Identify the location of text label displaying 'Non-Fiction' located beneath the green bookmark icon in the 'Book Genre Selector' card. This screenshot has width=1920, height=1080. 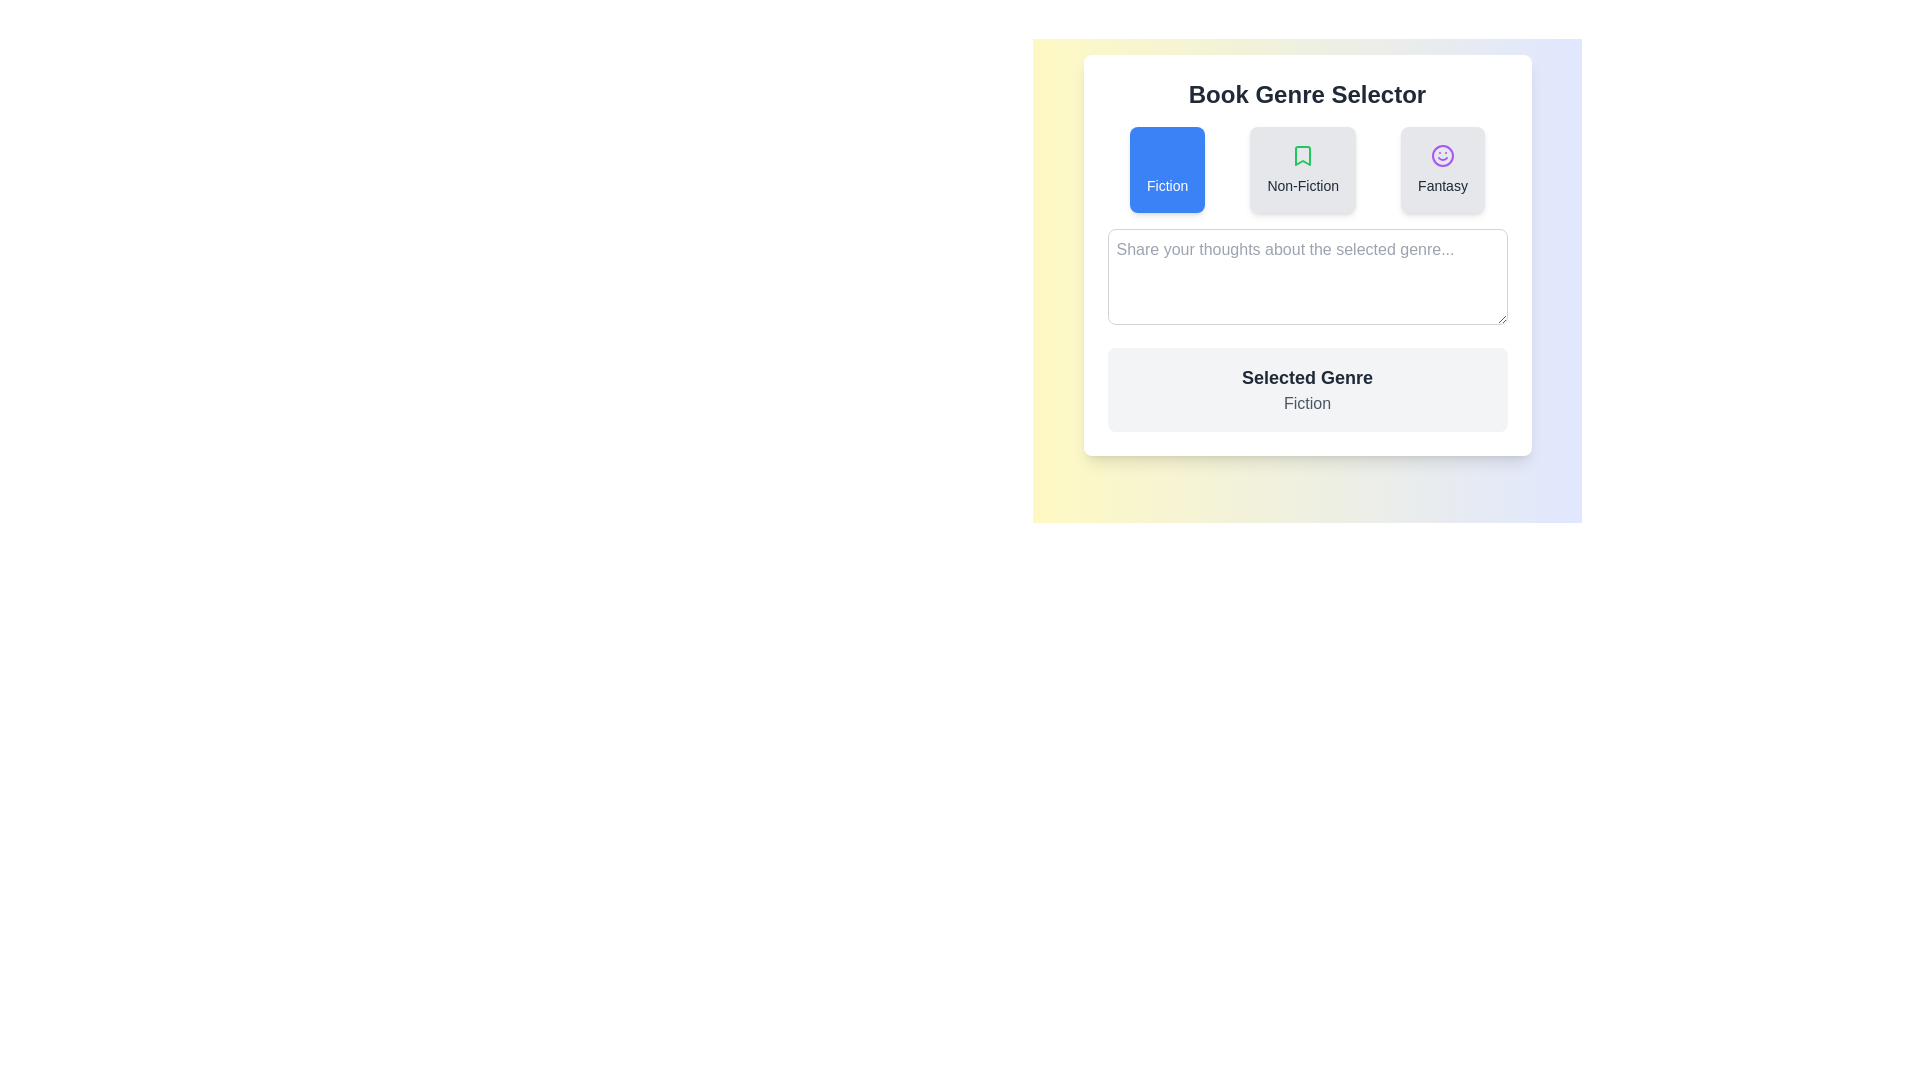
(1303, 185).